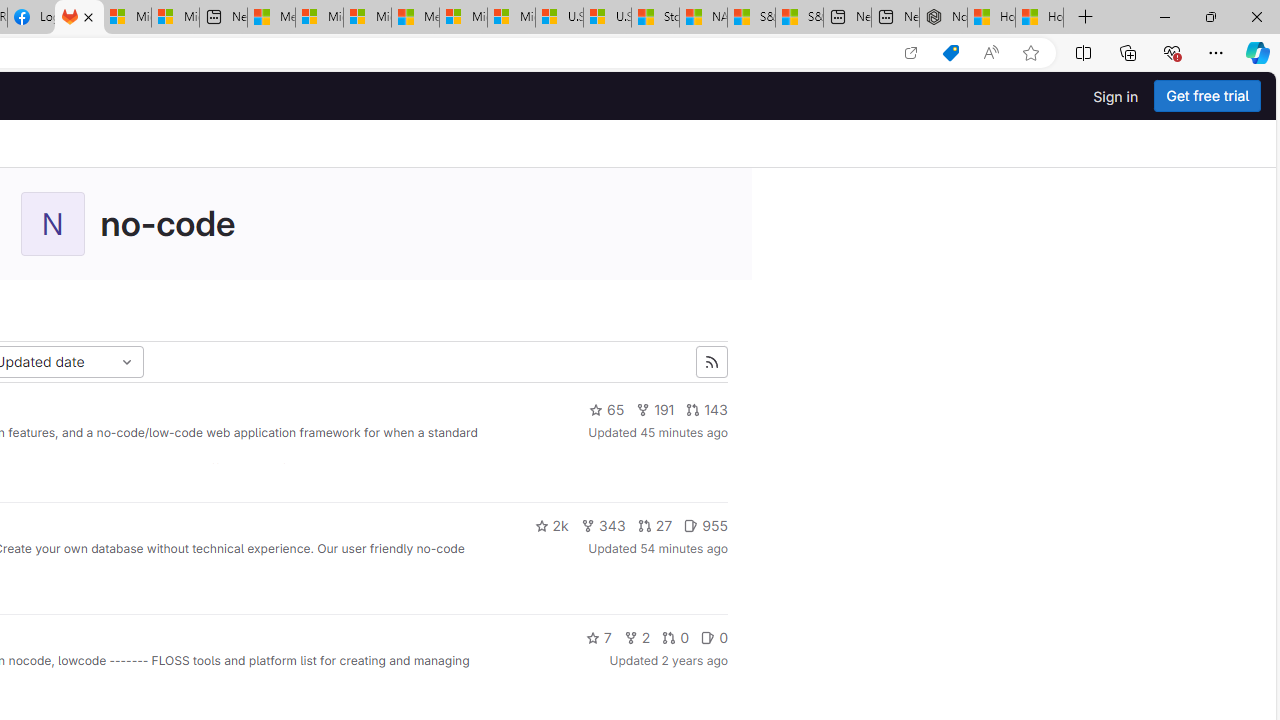  I want to click on 'Shopping in Microsoft Edge', so click(950, 52).